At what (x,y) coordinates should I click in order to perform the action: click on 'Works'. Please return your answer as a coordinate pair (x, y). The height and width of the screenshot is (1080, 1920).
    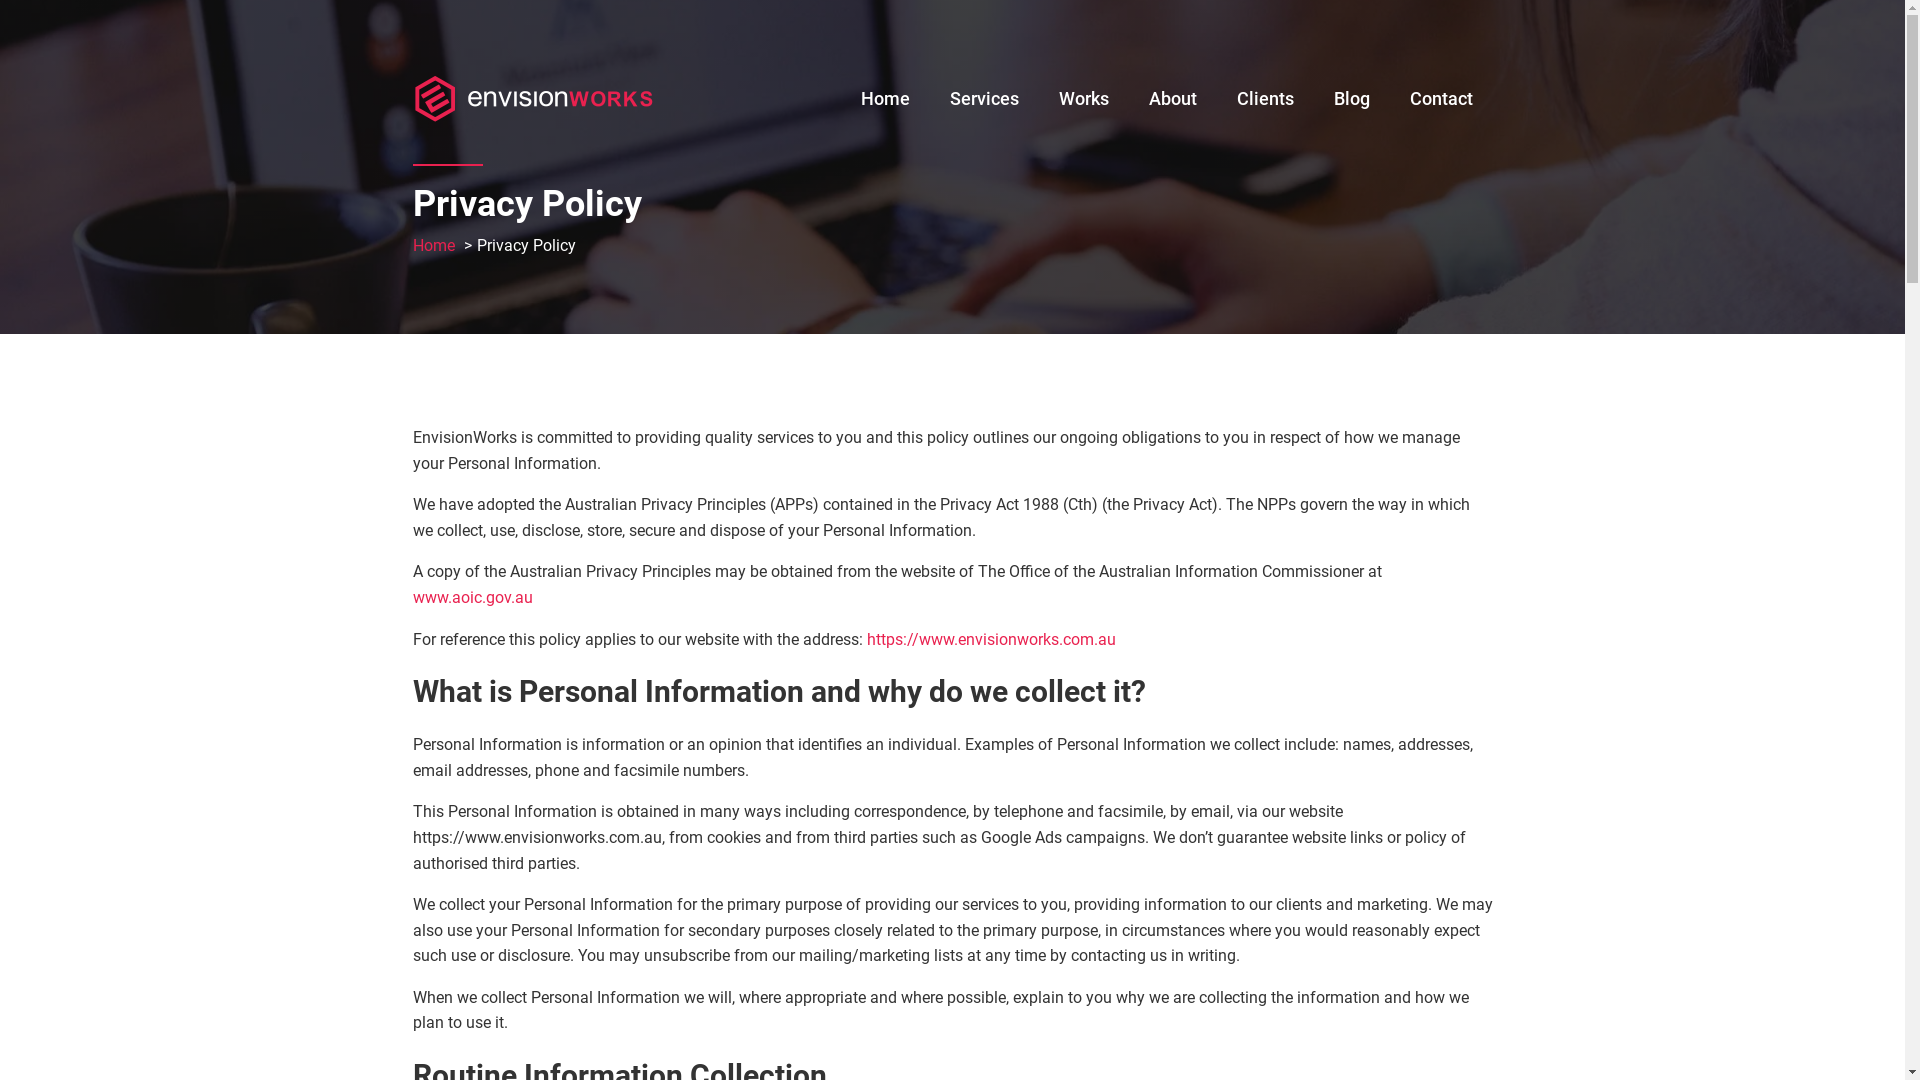
    Looking at the image, I should click on (1082, 94).